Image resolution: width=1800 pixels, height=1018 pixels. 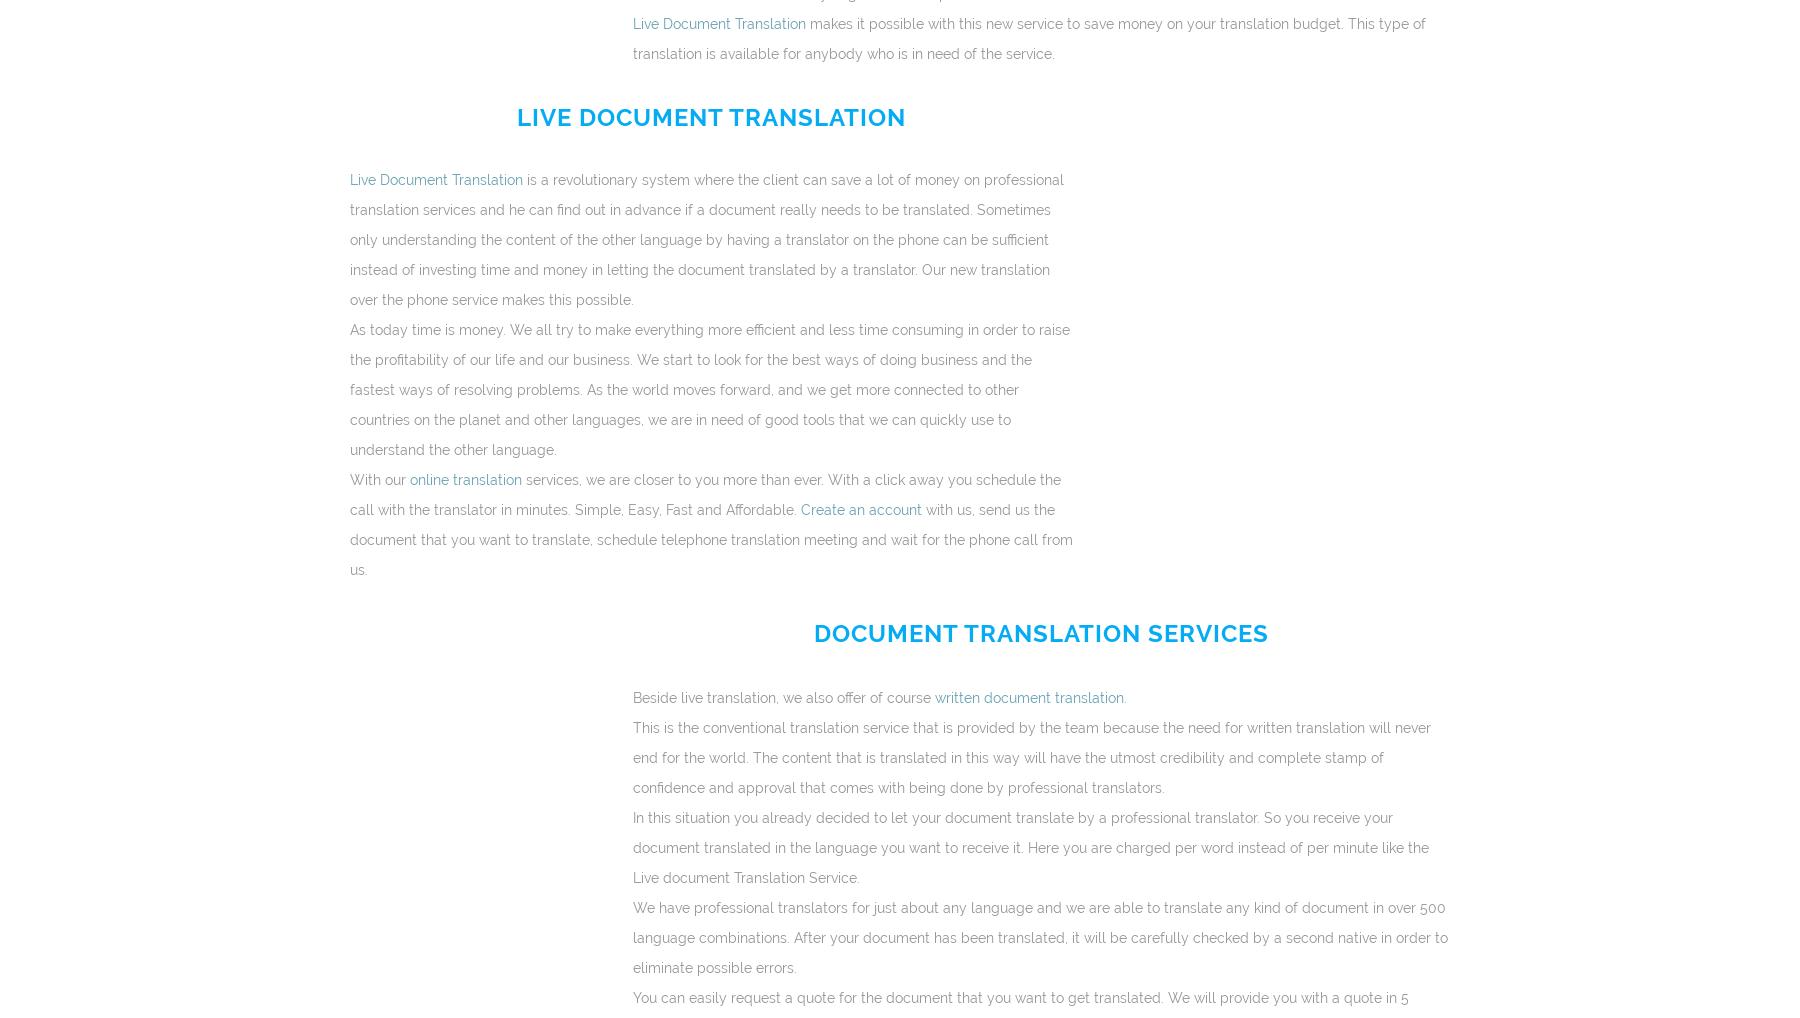 I want to click on 'services, we are closer to you more than ever. With a click away you schedule the call with the translator in minutes. Simple, Easy, Fast and Affordable.', so click(x=704, y=494).